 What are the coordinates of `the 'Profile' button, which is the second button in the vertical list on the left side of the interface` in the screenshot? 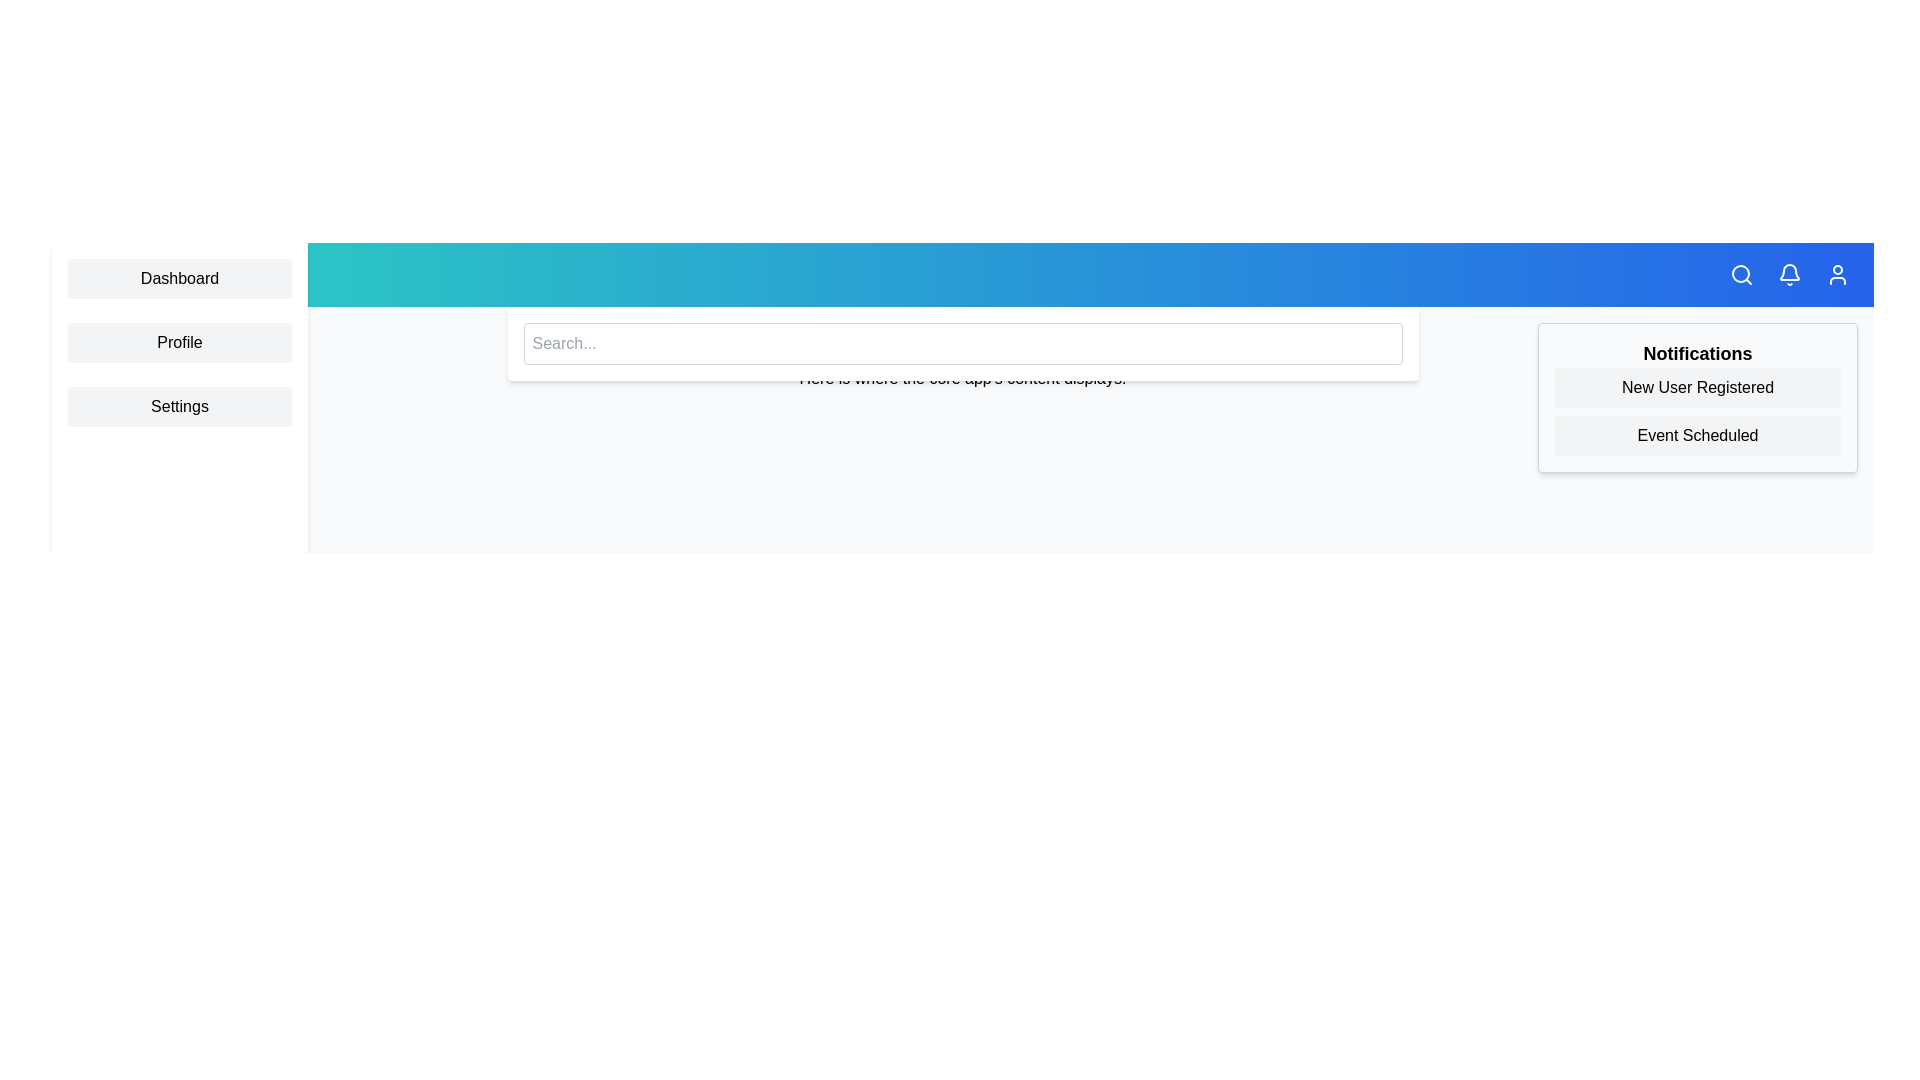 It's located at (180, 342).